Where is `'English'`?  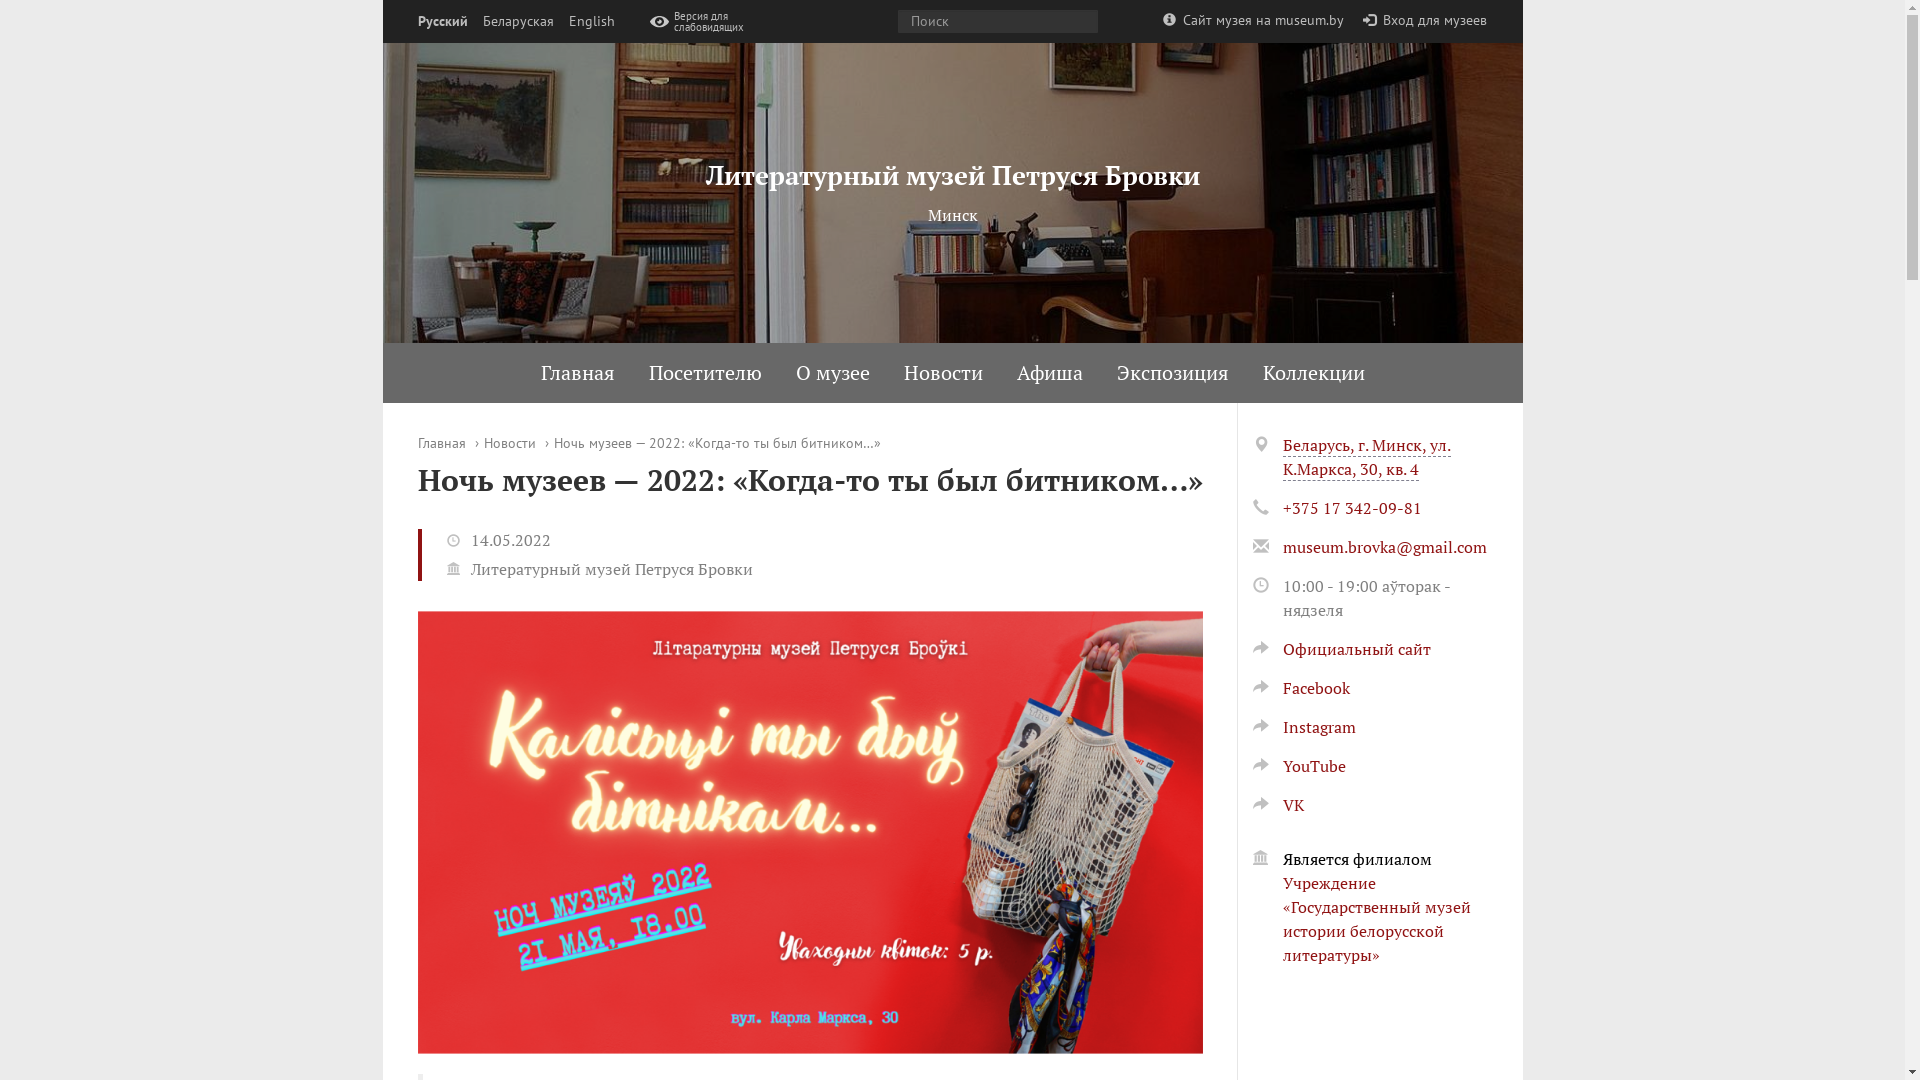 'English' is located at coordinates (566, 21).